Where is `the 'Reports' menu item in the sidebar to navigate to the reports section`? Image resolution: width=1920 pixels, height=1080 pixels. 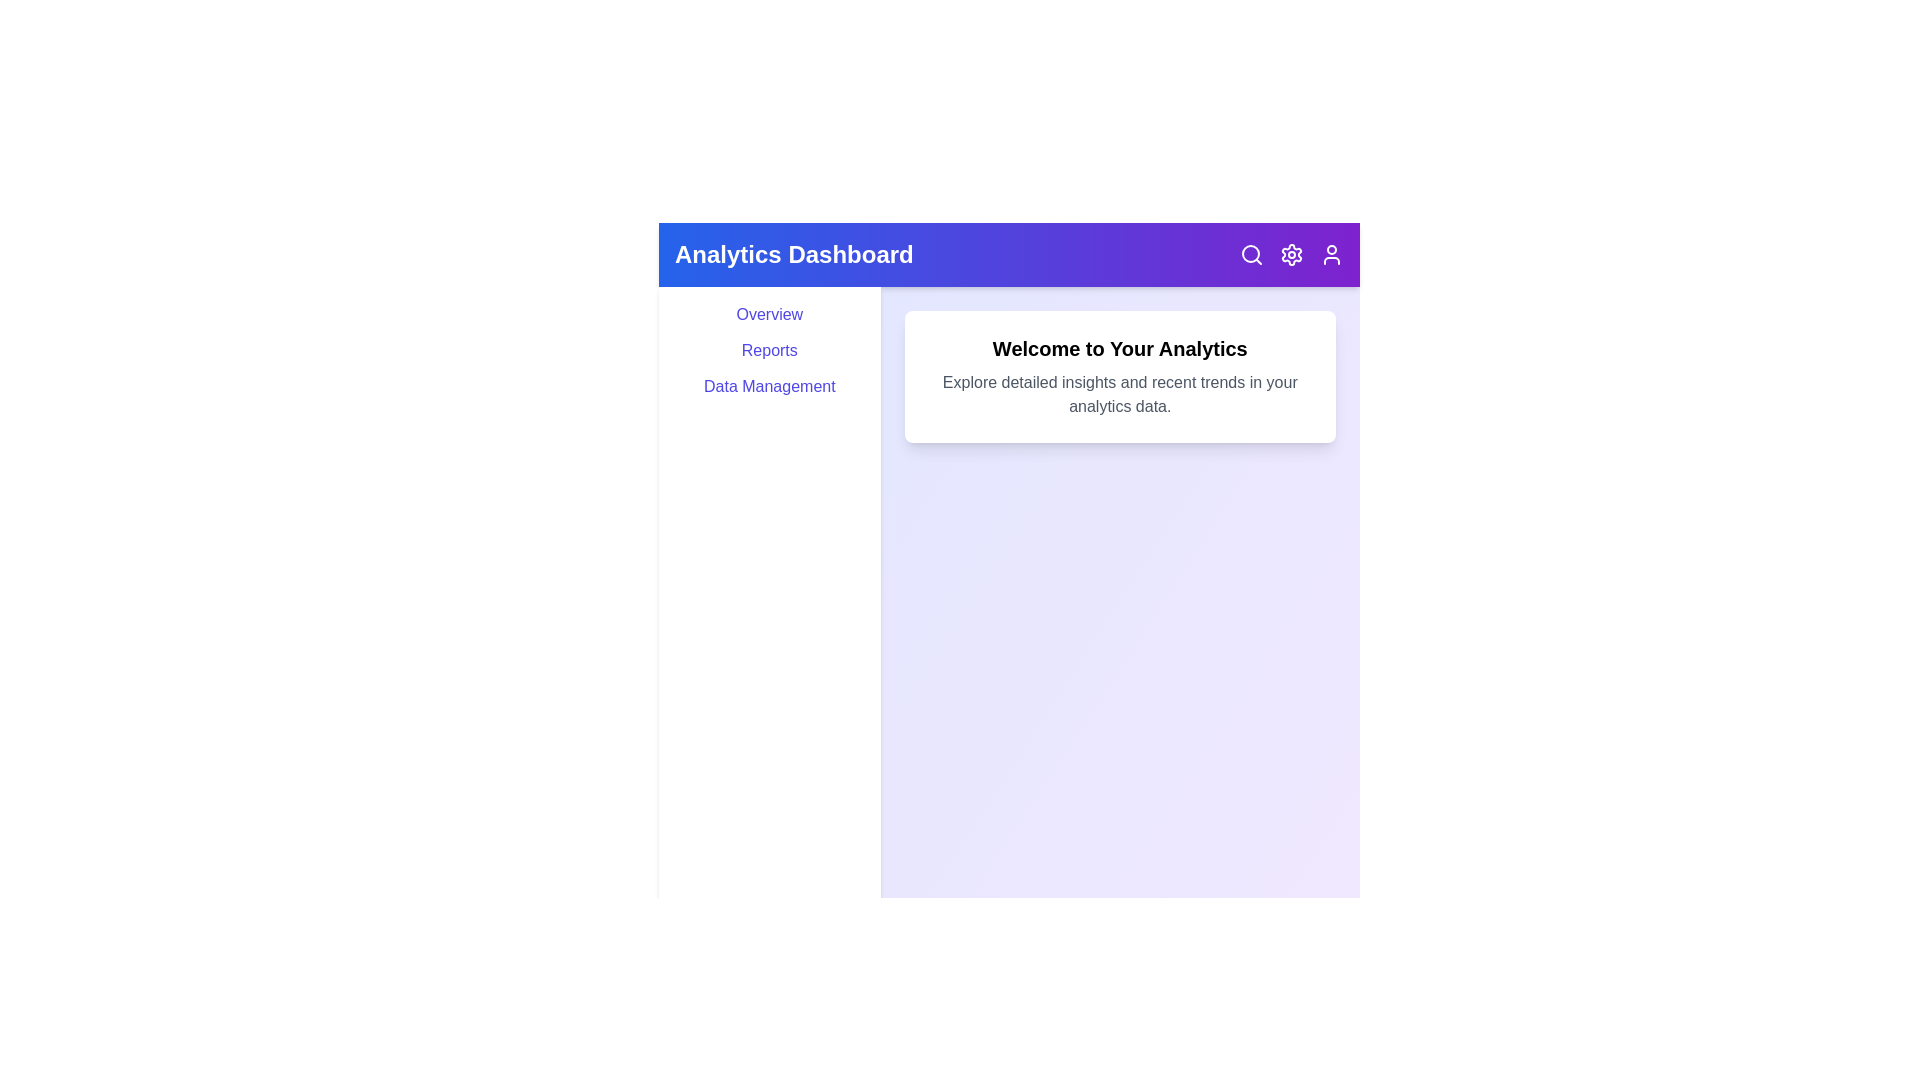 the 'Reports' menu item in the sidebar to navigate to the reports section is located at coordinates (767, 350).